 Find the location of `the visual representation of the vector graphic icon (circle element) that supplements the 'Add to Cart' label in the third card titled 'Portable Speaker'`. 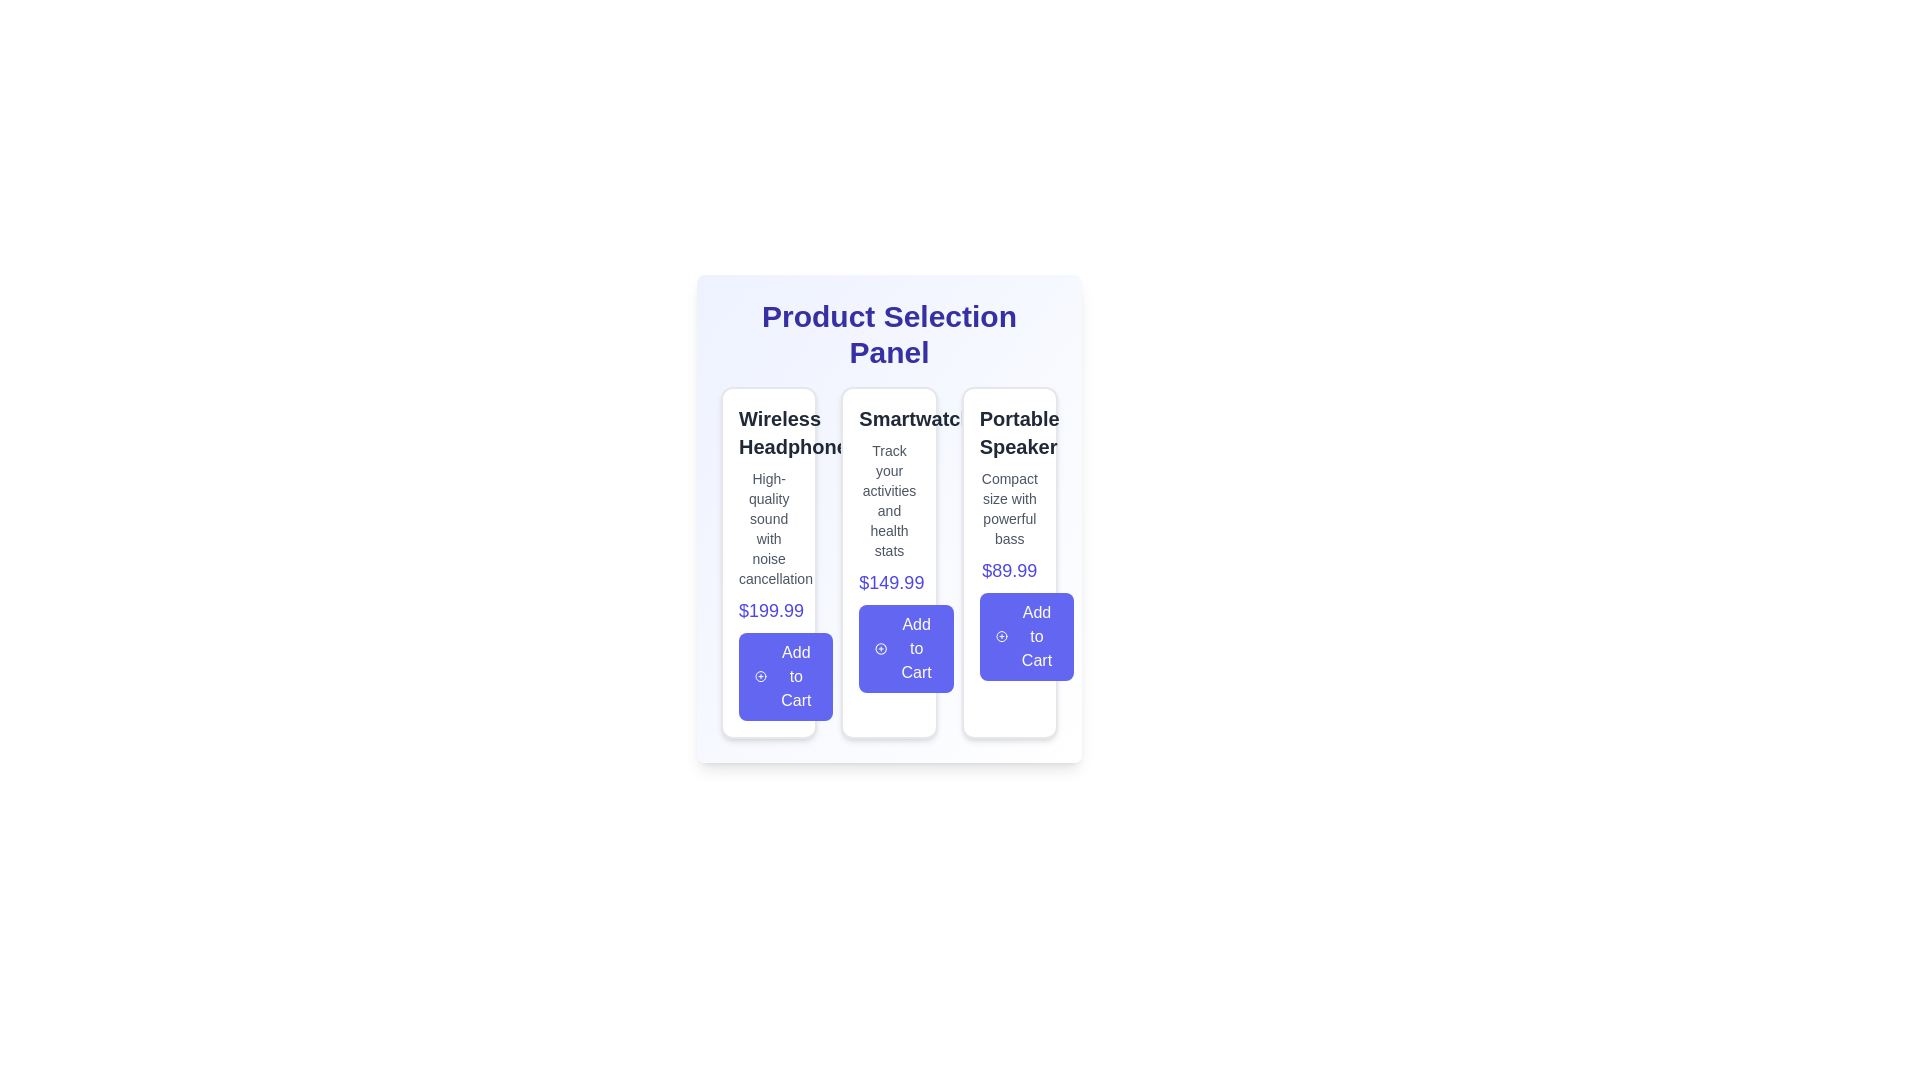

the visual representation of the vector graphic icon (circle element) that supplements the 'Add to Cart' label in the third card titled 'Portable Speaker' is located at coordinates (1001, 636).